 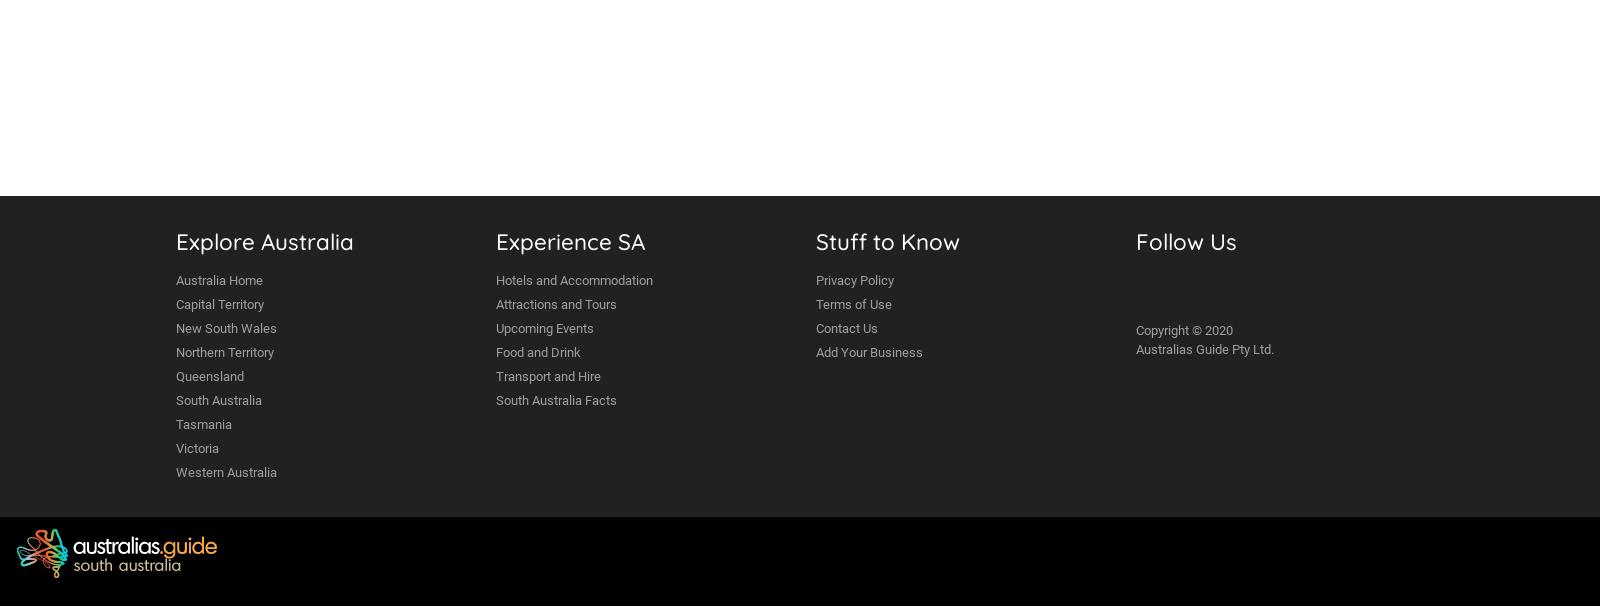 What do you see at coordinates (210, 376) in the screenshot?
I see `'Queensland'` at bounding box center [210, 376].